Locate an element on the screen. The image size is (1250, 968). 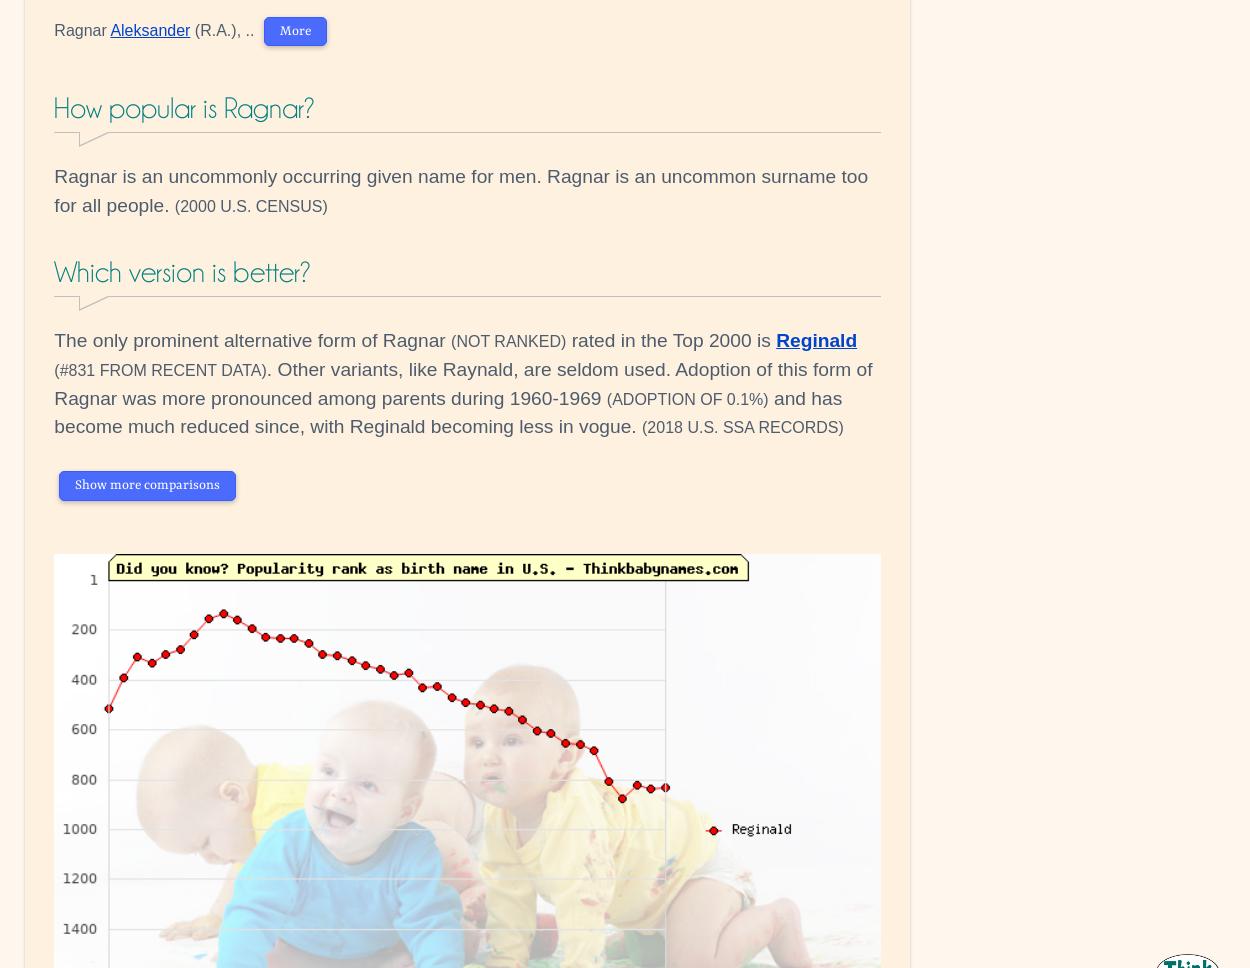
'(2018 U.S. SSA RECORDS)' is located at coordinates (742, 427).